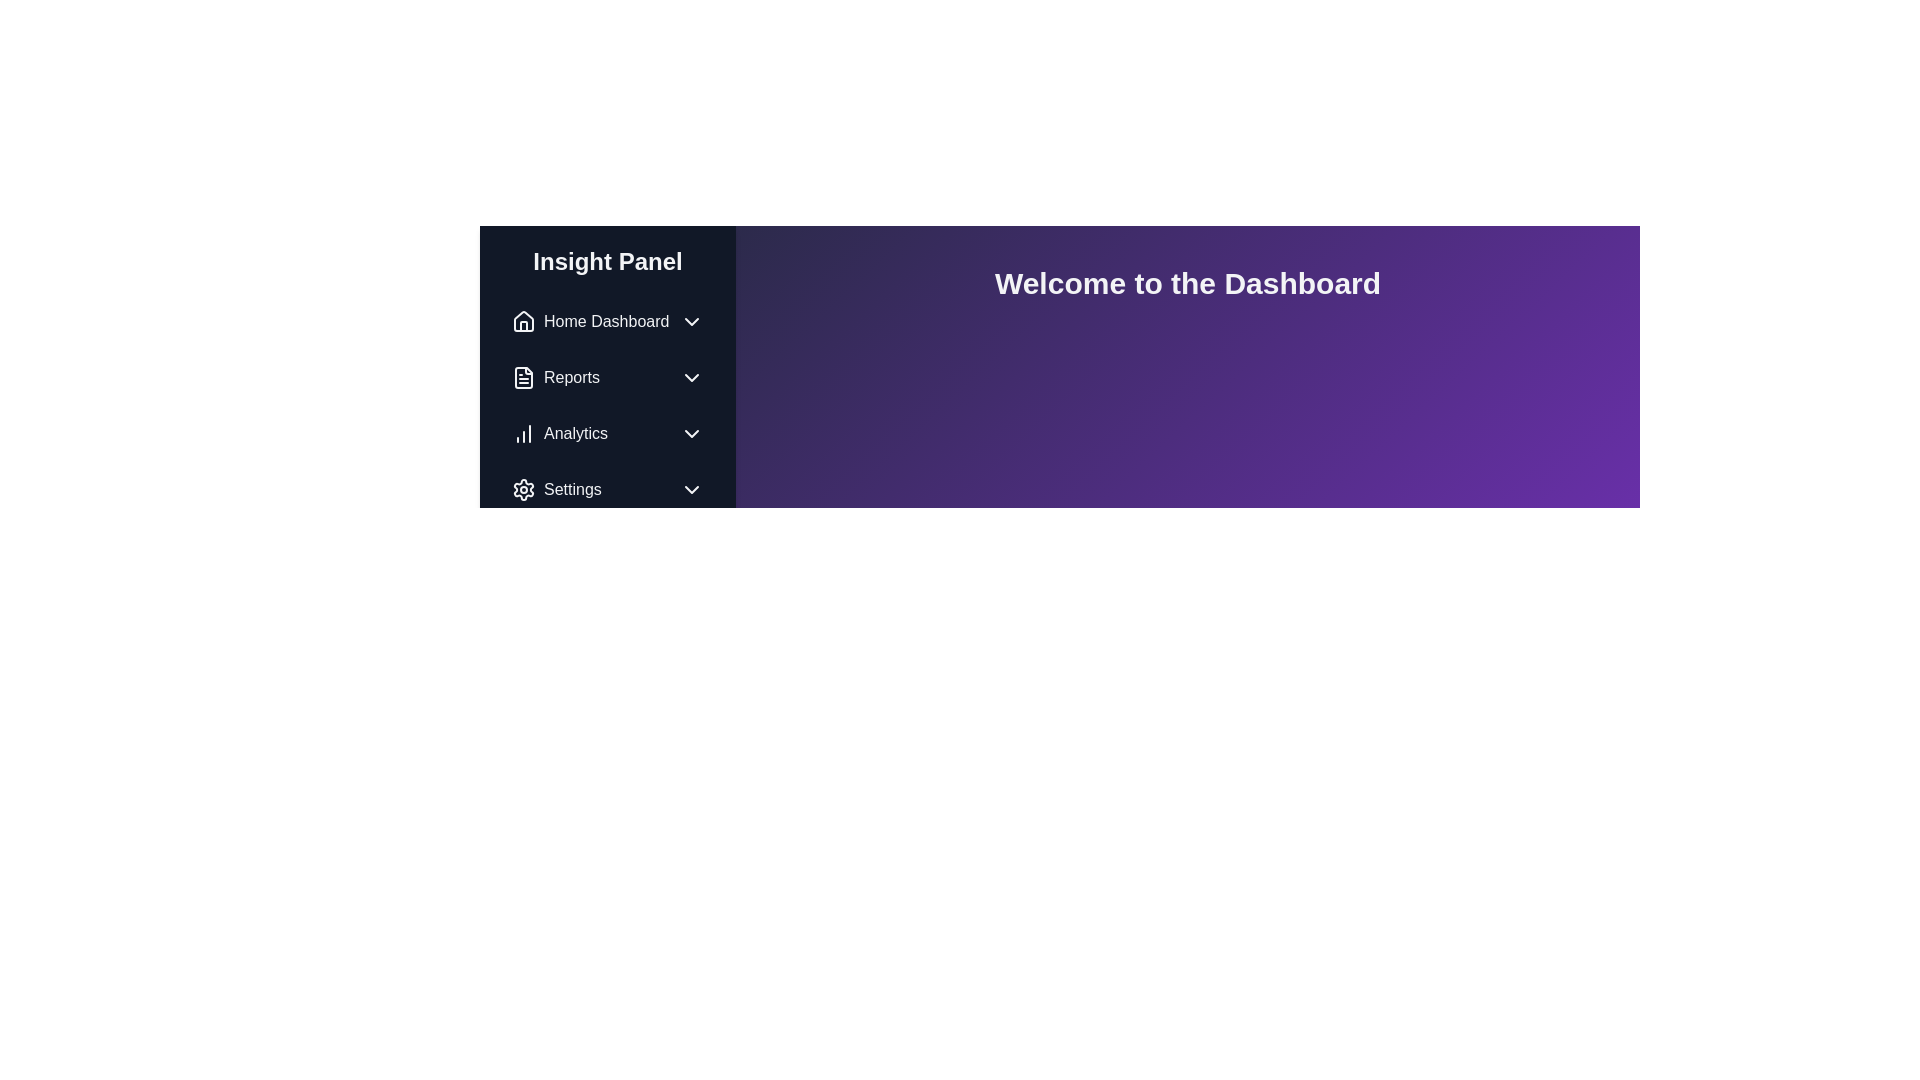 The width and height of the screenshot is (1920, 1080). Describe the element at coordinates (607, 320) in the screenshot. I see `the 'Home Dashboard' button, which is the first item in the vertical list of navigation items on the left-hand panel` at that location.